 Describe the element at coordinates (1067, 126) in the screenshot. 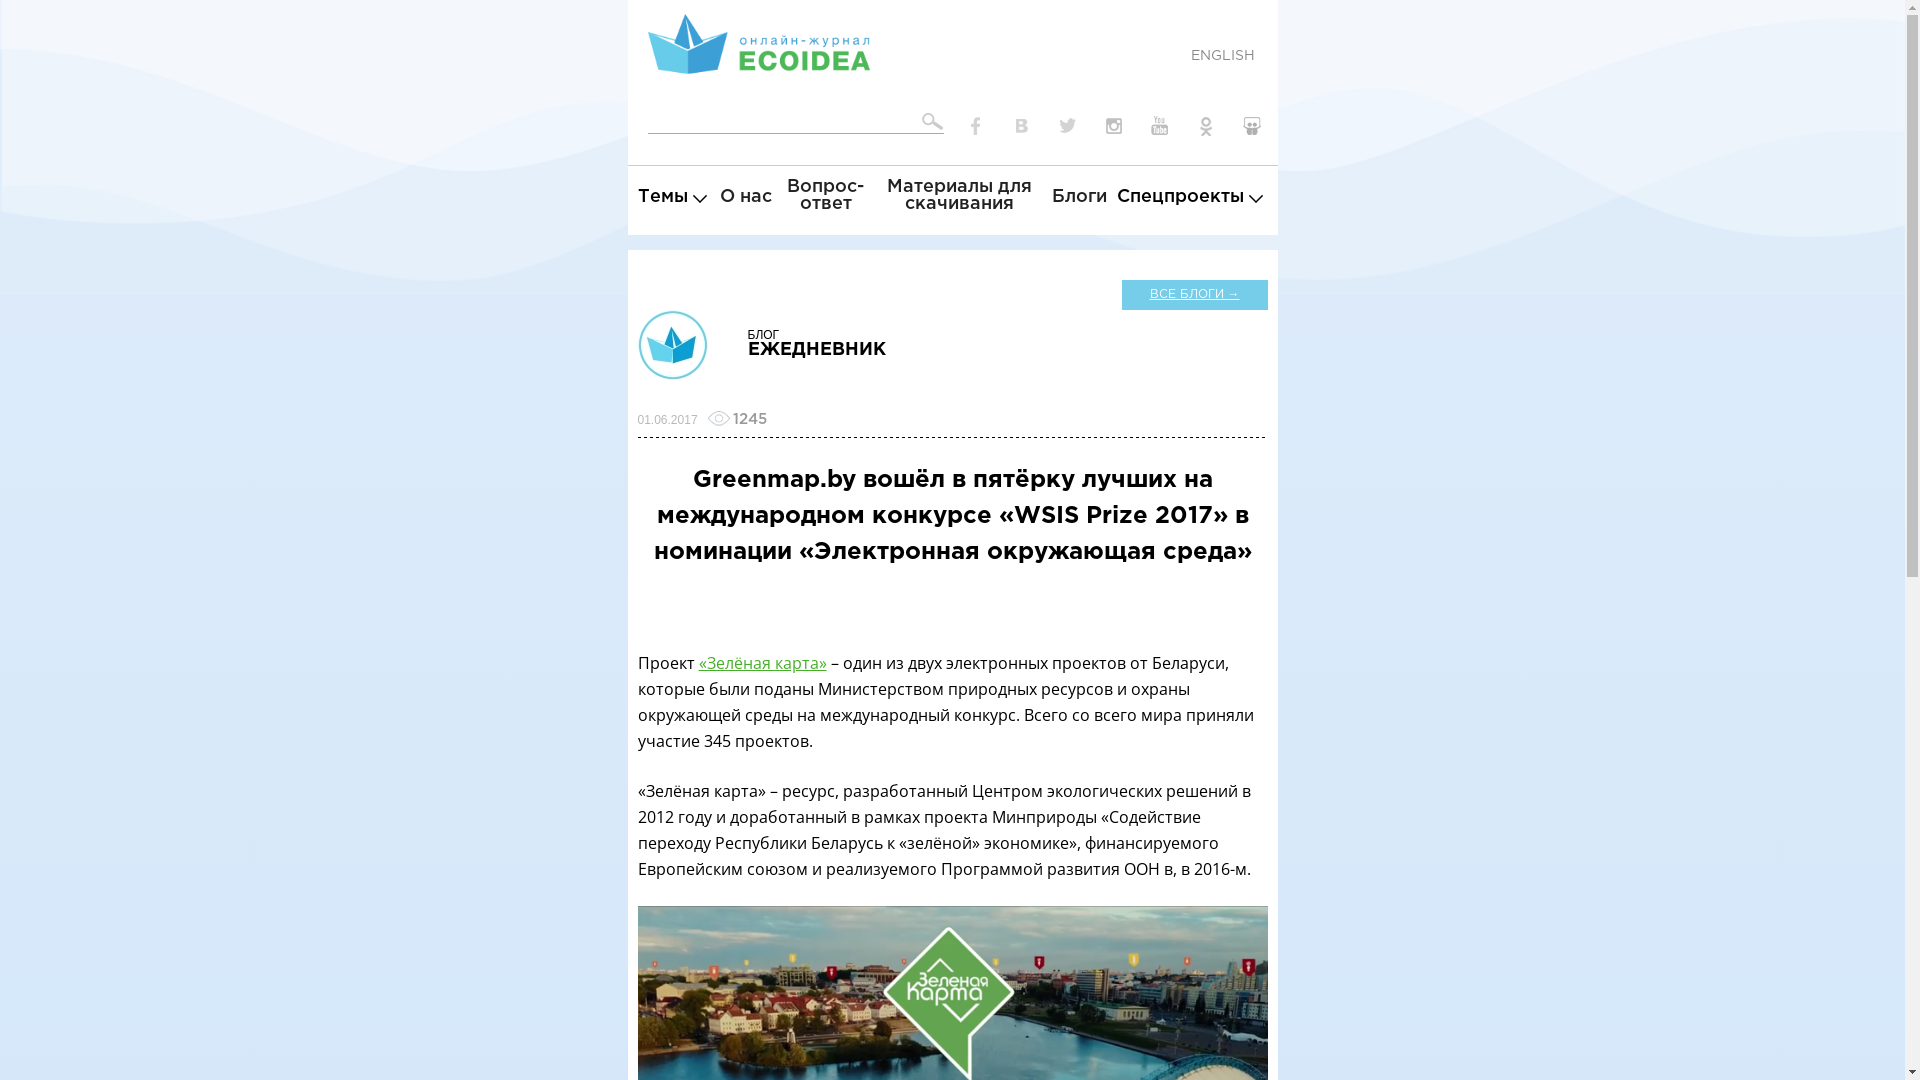

I see `'Twitter'` at that location.